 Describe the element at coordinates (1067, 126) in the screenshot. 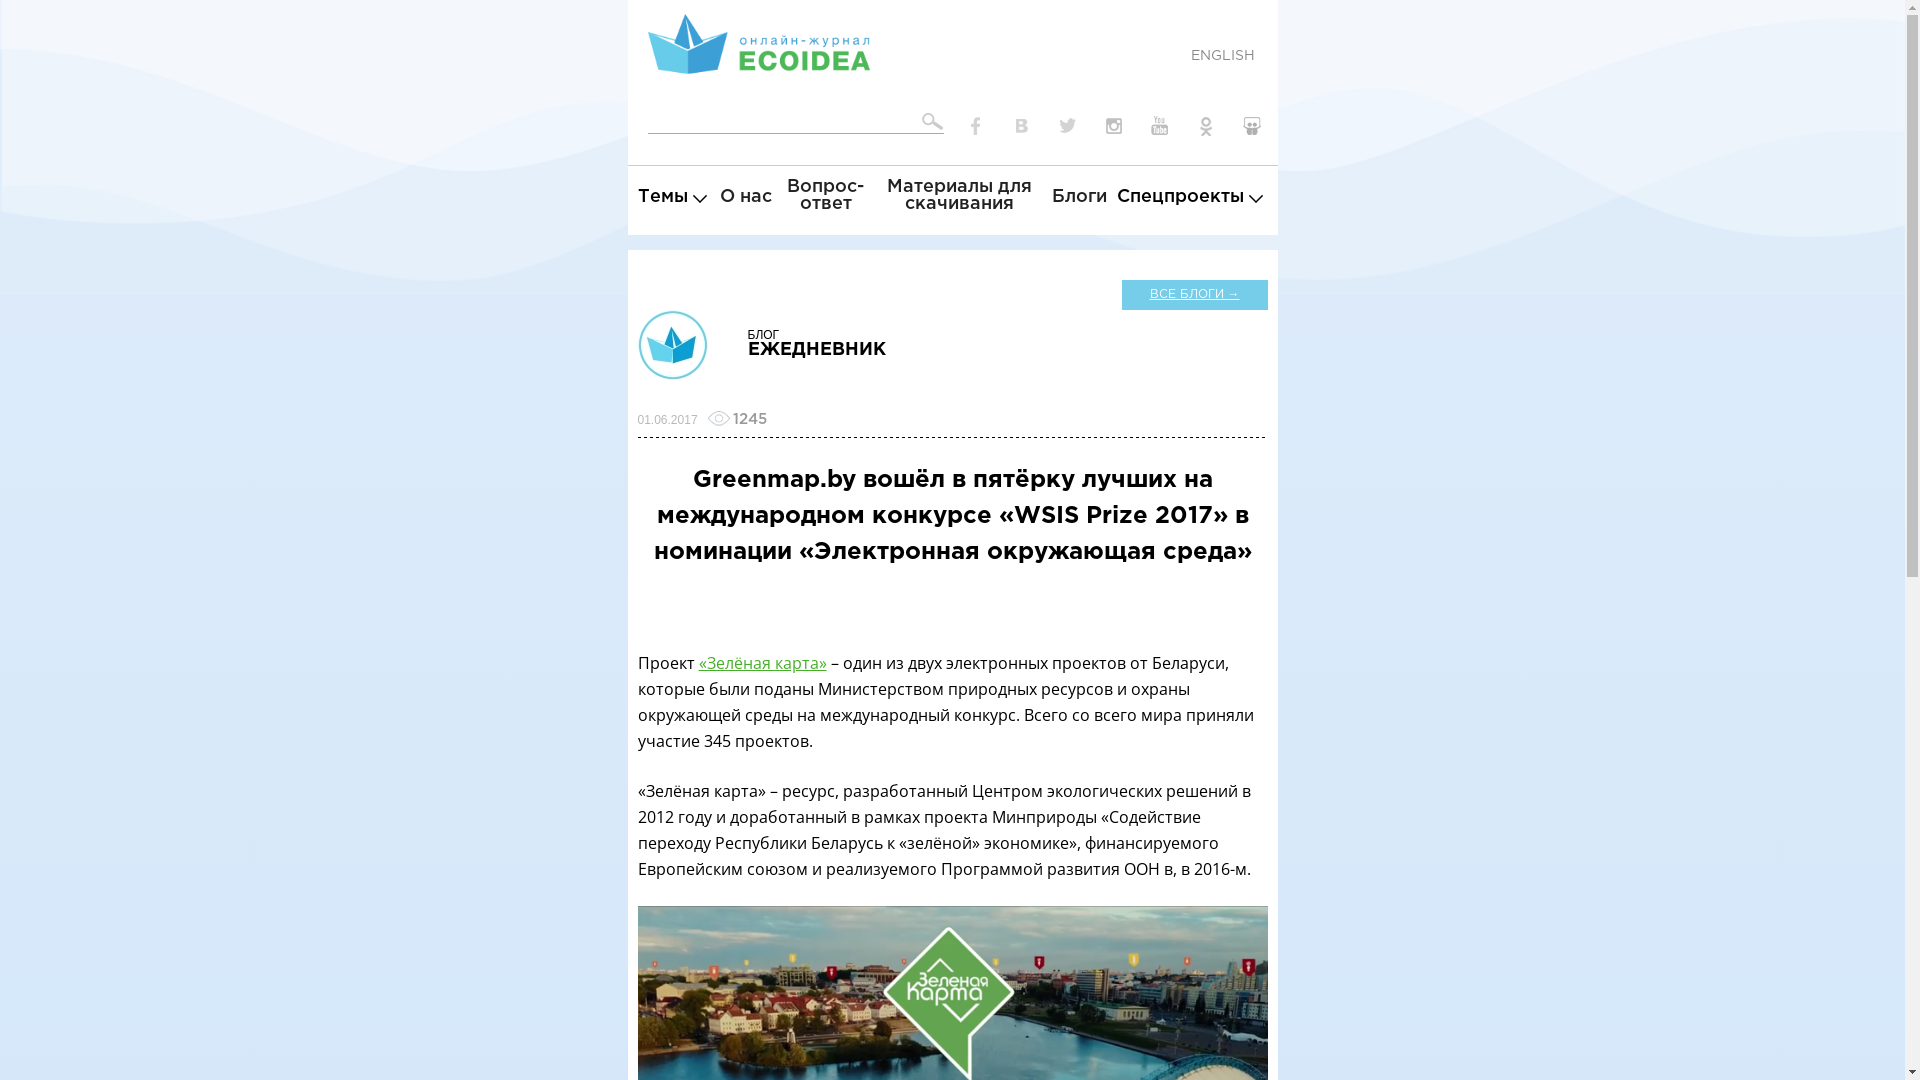

I see `'Twitter'` at that location.